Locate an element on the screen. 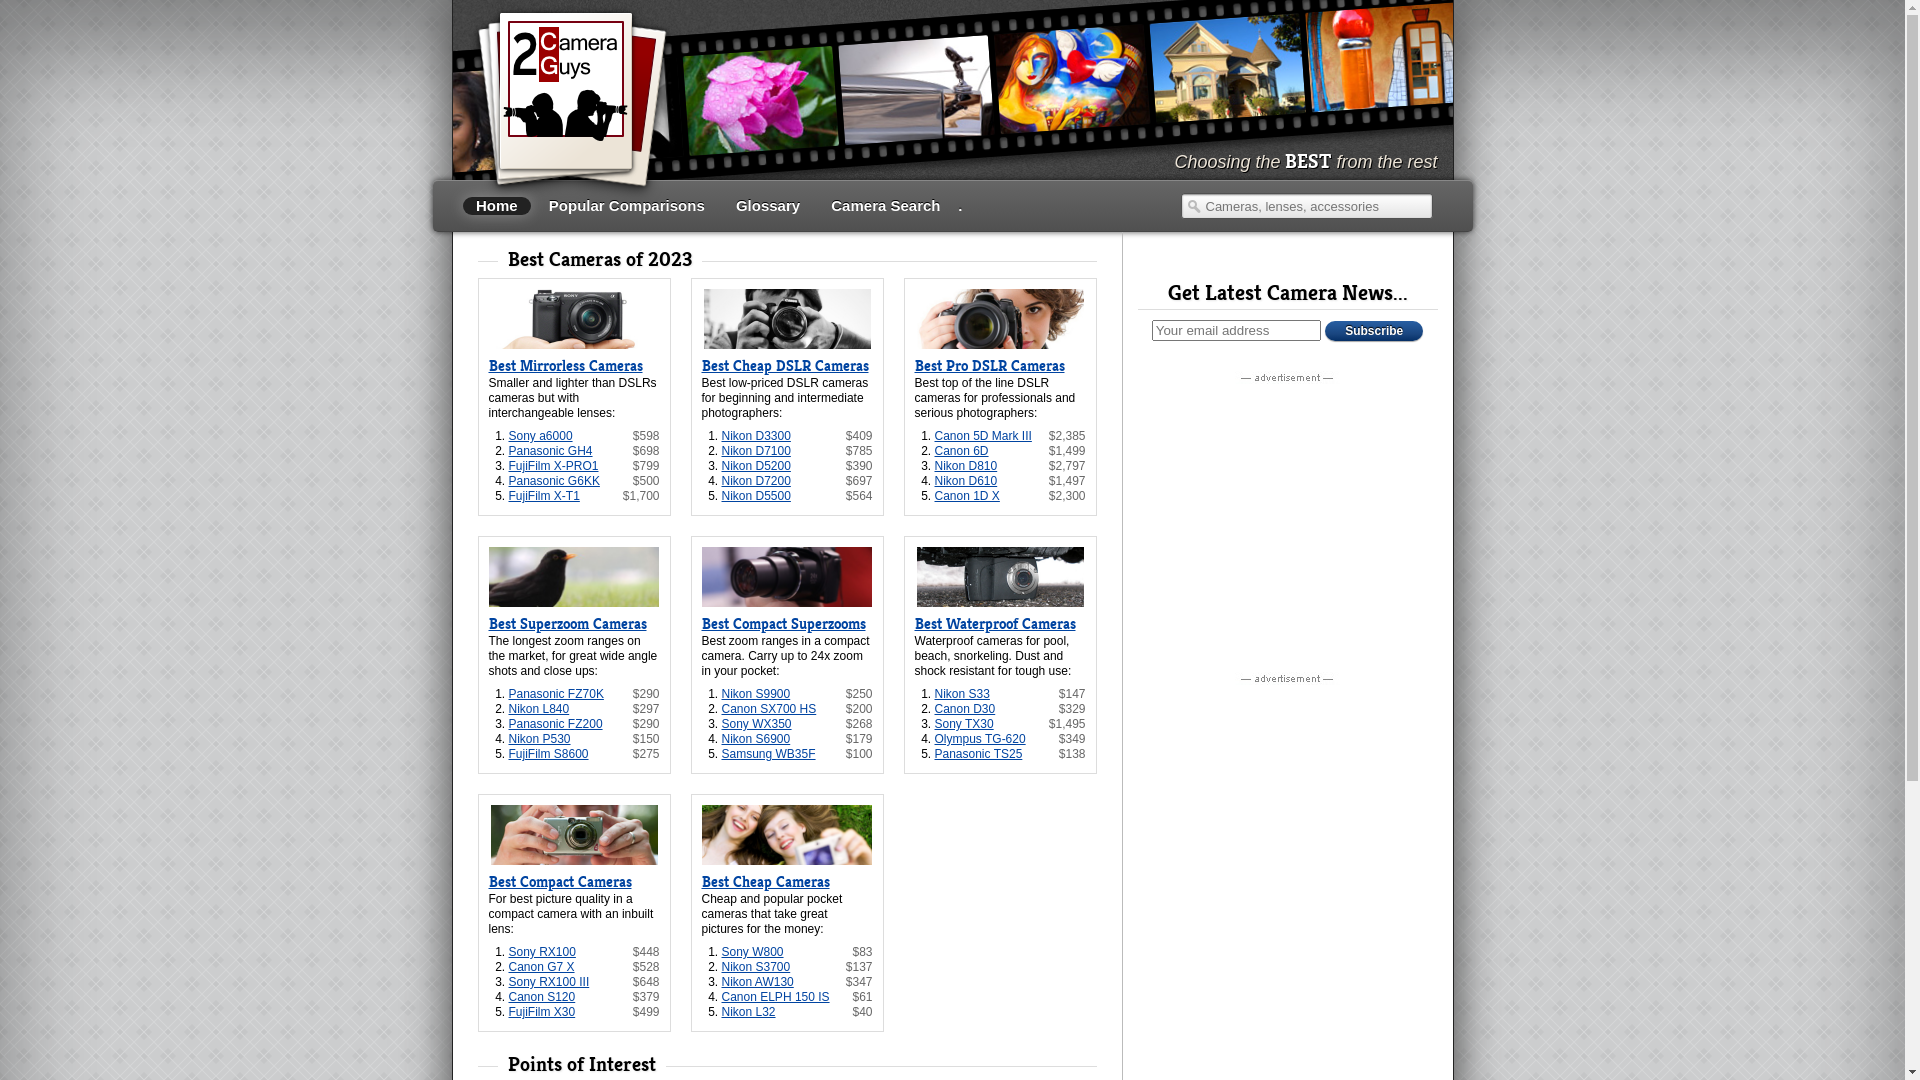  'FujiFilm X30' is located at coordinates (508, 1011).